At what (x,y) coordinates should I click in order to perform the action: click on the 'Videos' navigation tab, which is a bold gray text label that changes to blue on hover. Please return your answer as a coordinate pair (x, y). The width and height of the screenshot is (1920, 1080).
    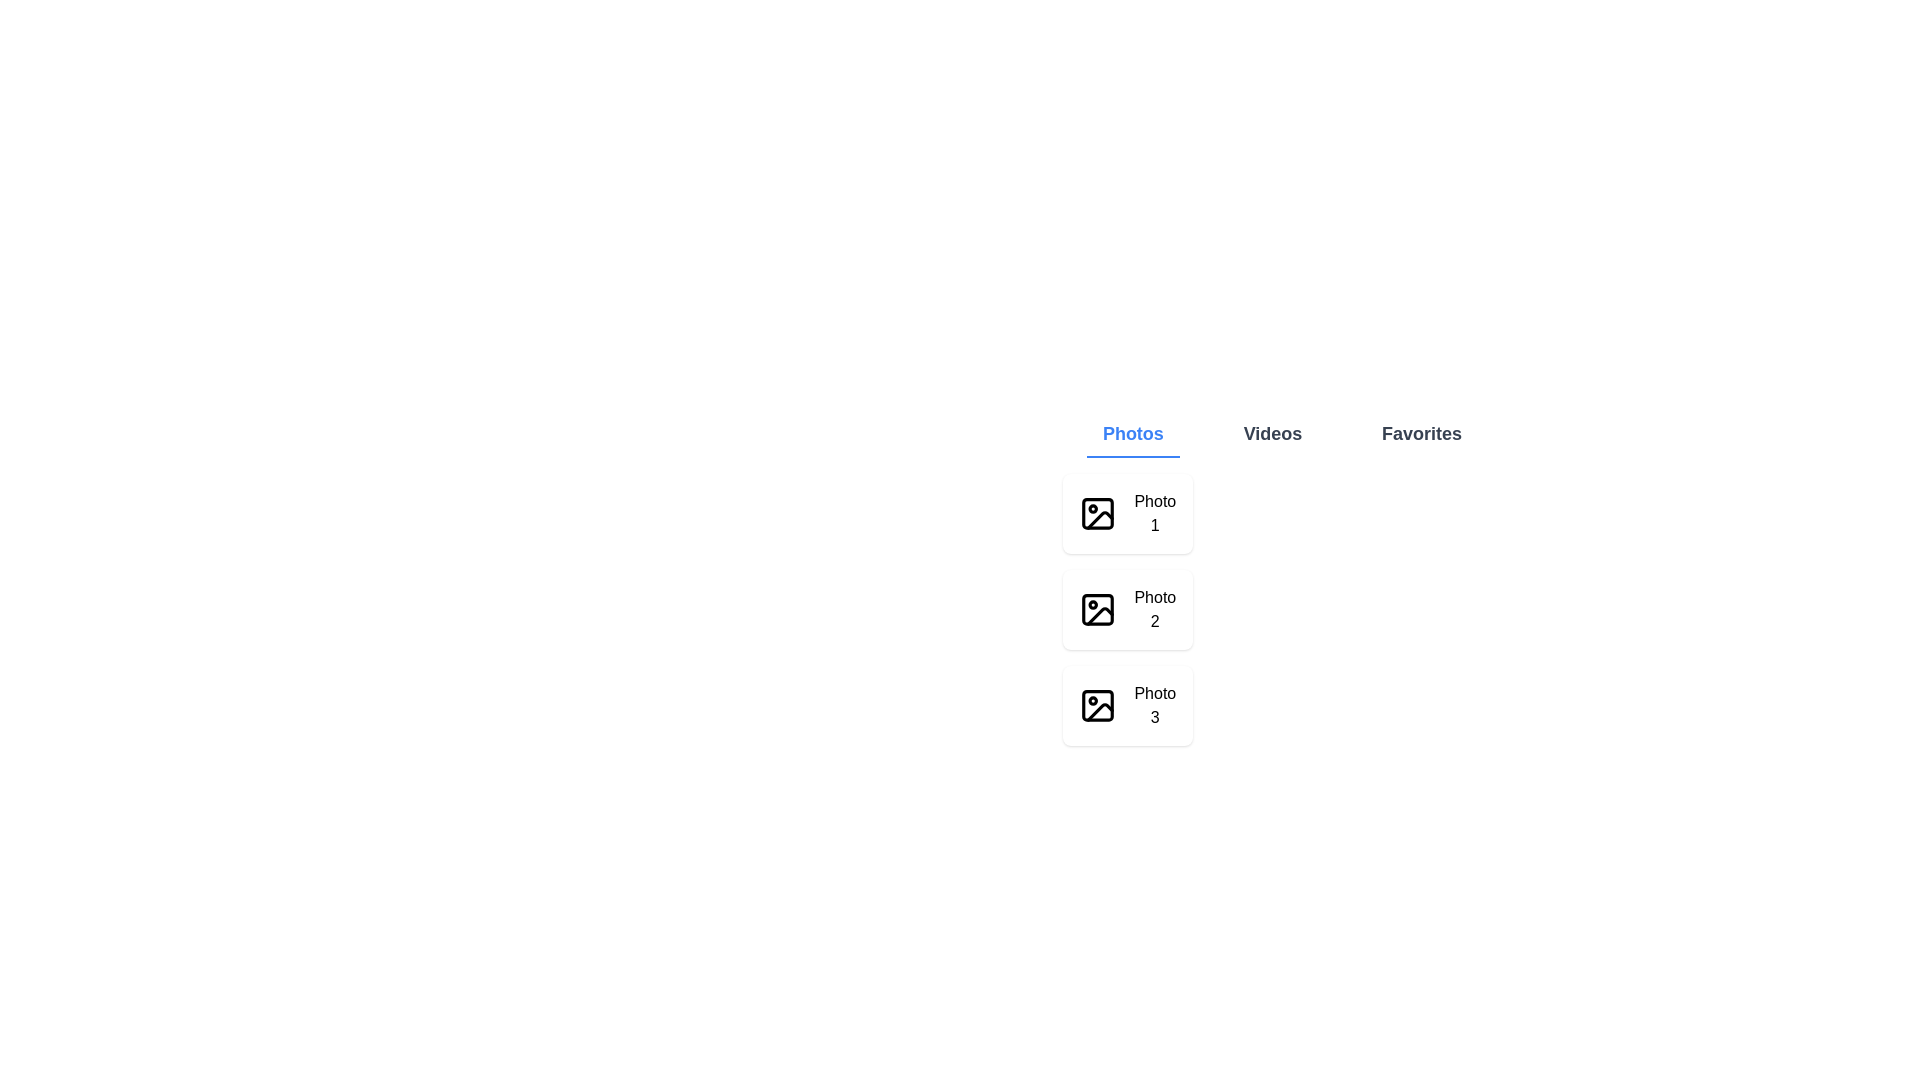
    Looking at the image, I should click on (1271, 434).